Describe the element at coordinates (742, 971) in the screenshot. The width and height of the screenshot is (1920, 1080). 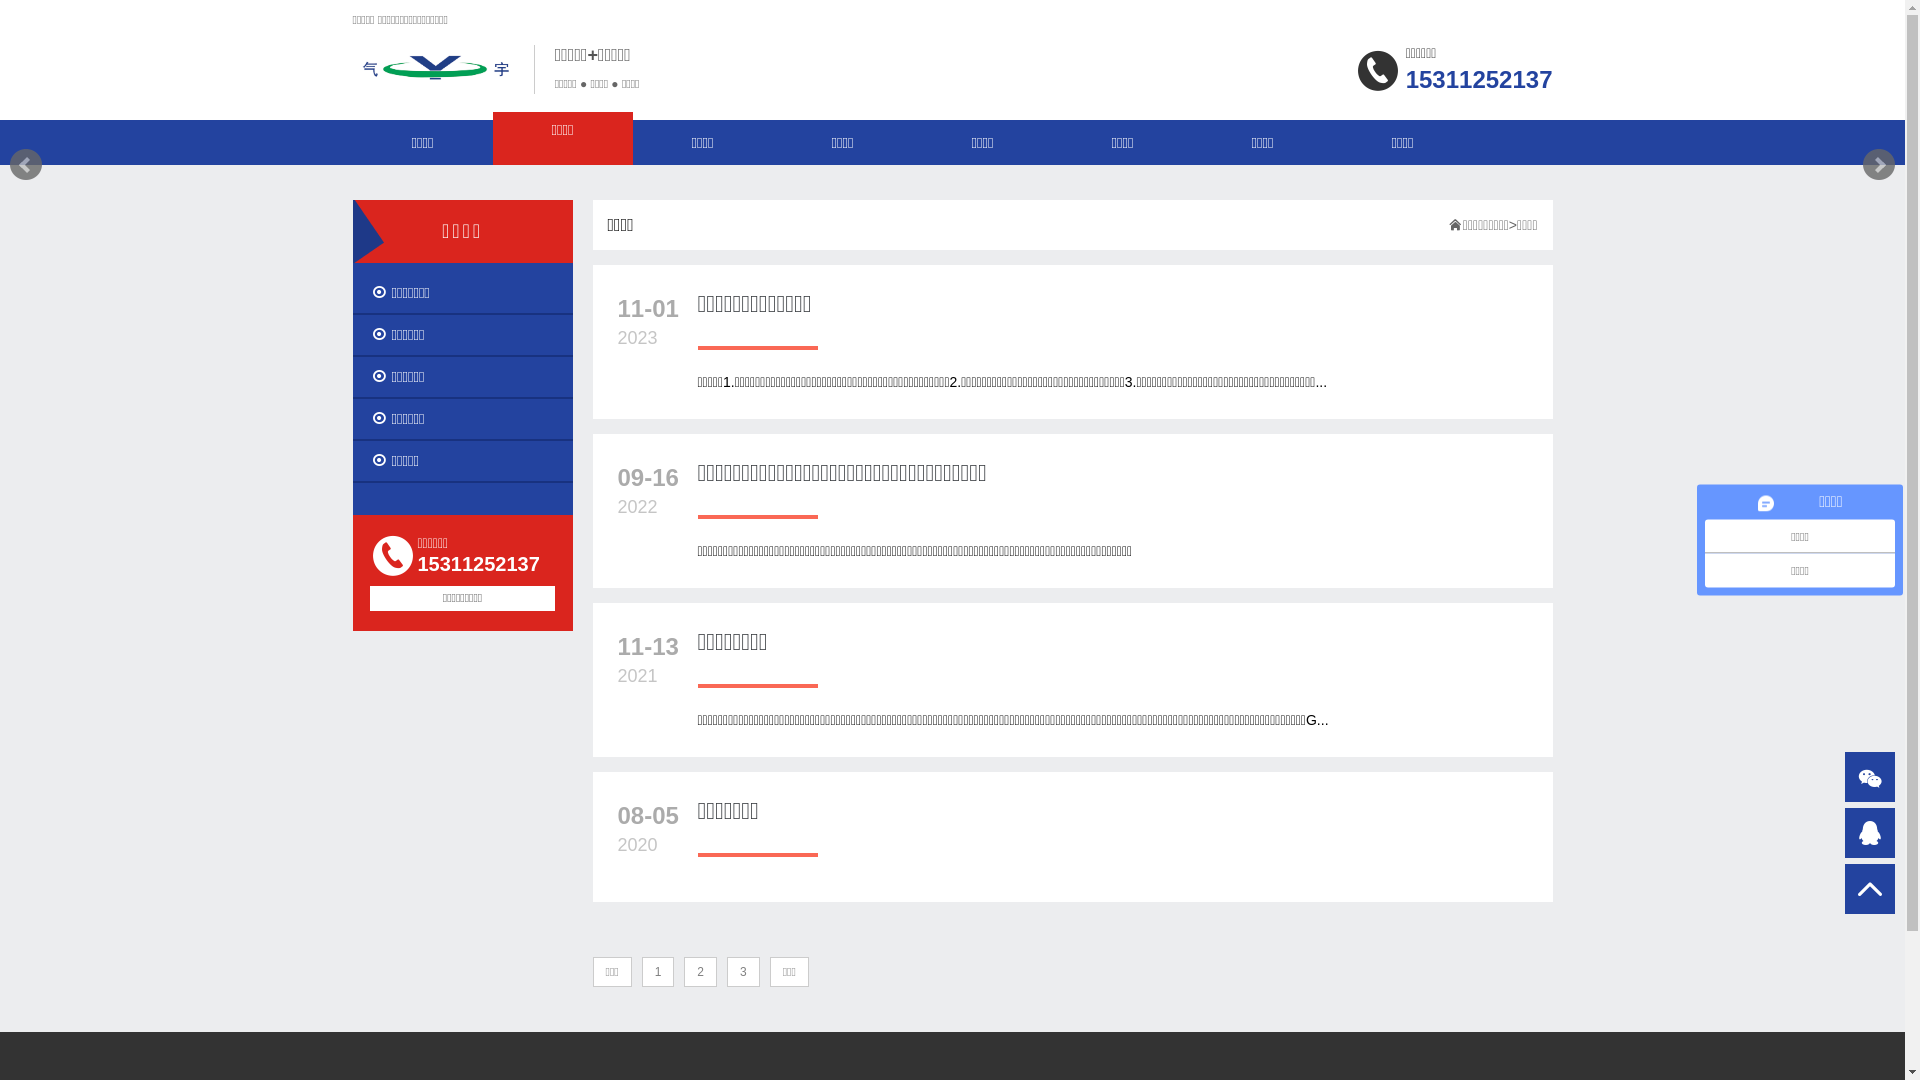
I see `'3'` at that location.